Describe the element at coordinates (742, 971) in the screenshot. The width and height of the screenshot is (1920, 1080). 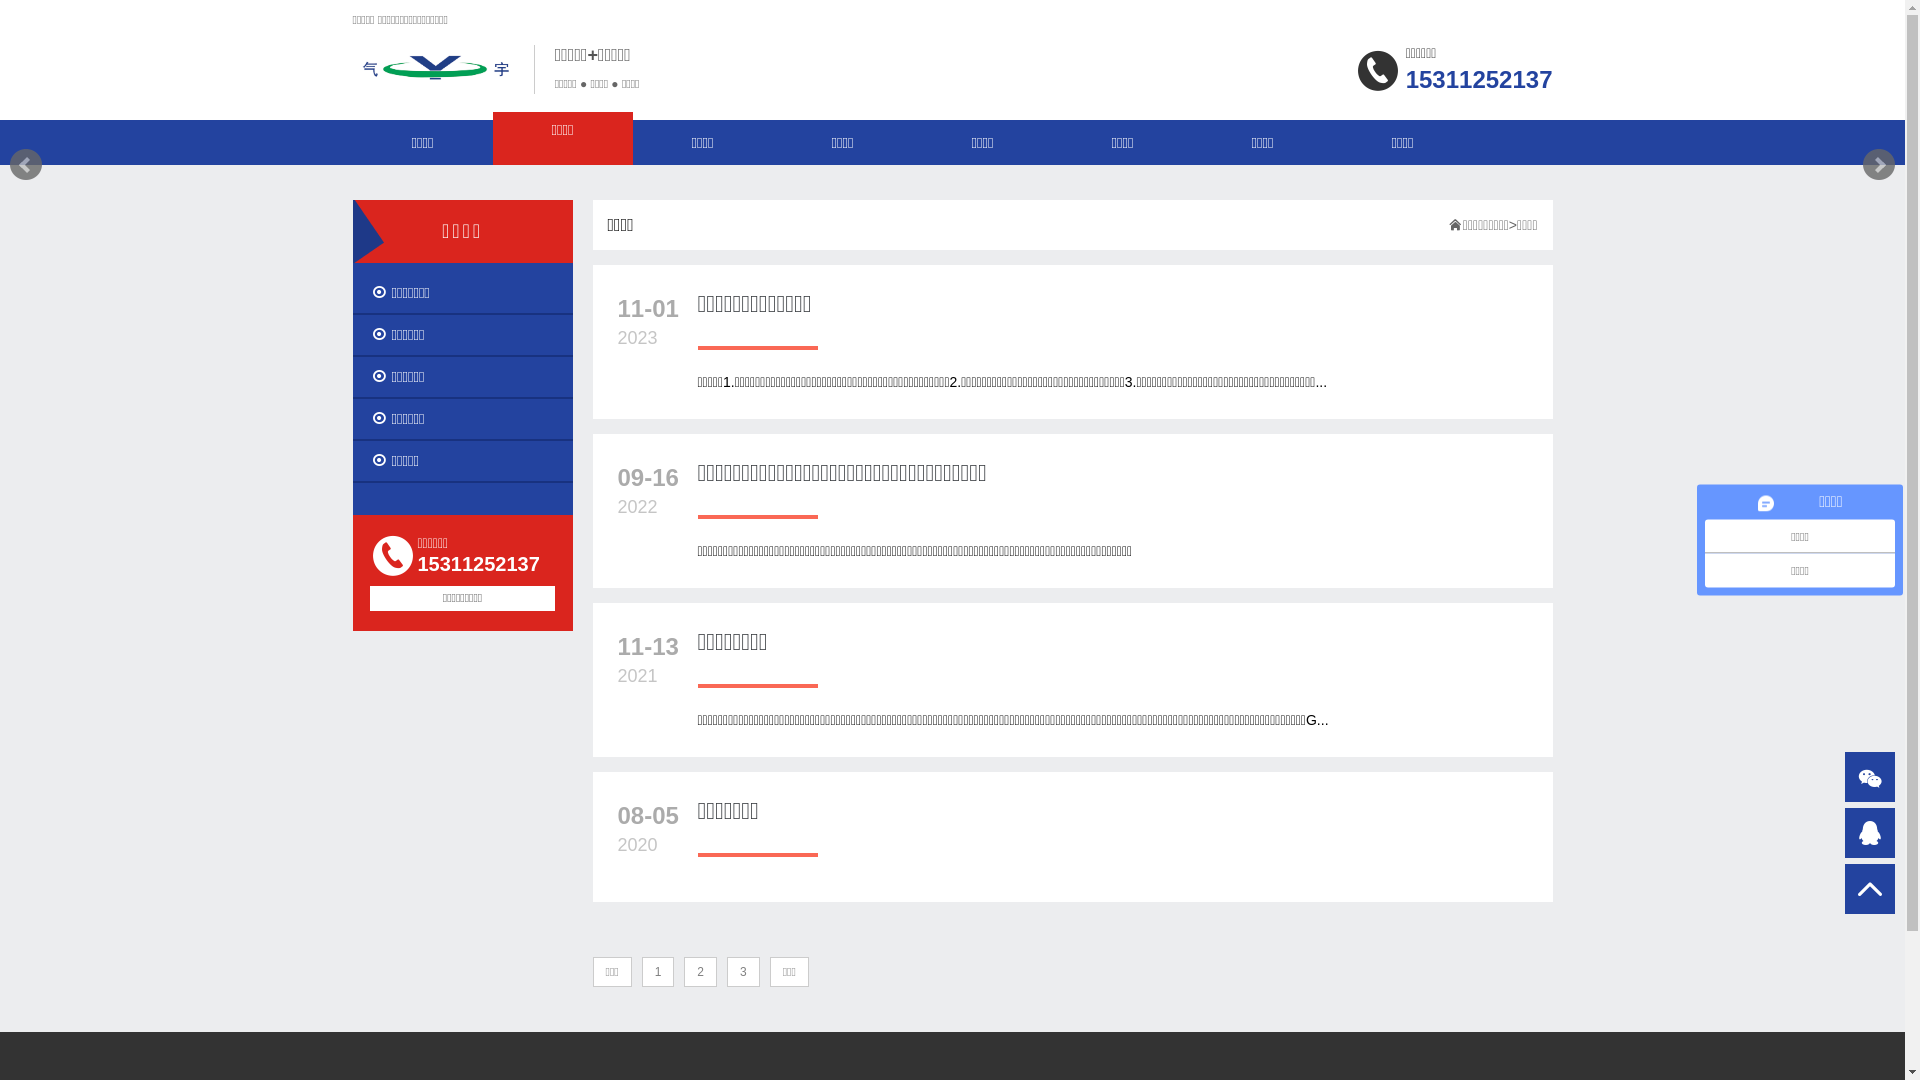
I see `'3'` at that location.